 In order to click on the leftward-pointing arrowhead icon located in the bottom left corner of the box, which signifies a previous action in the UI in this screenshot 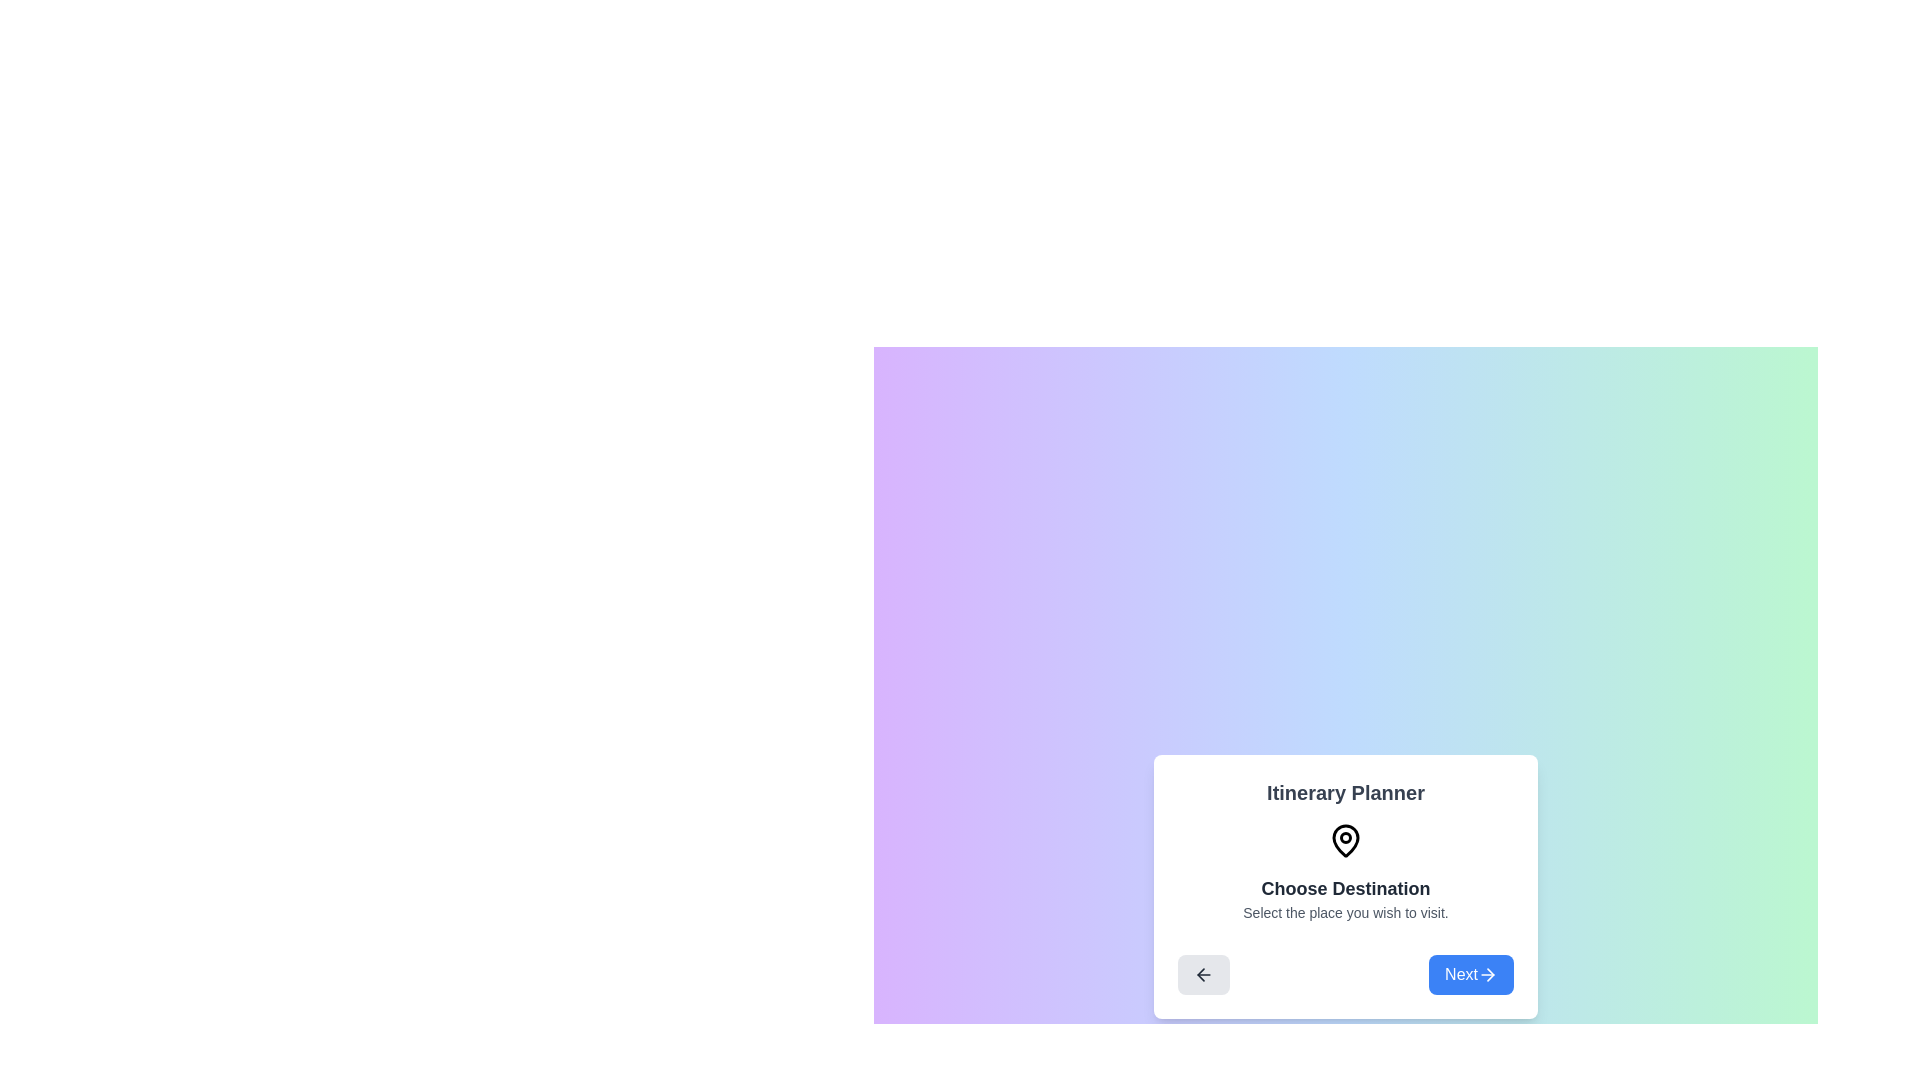, I will do `click(1200, 974)`.